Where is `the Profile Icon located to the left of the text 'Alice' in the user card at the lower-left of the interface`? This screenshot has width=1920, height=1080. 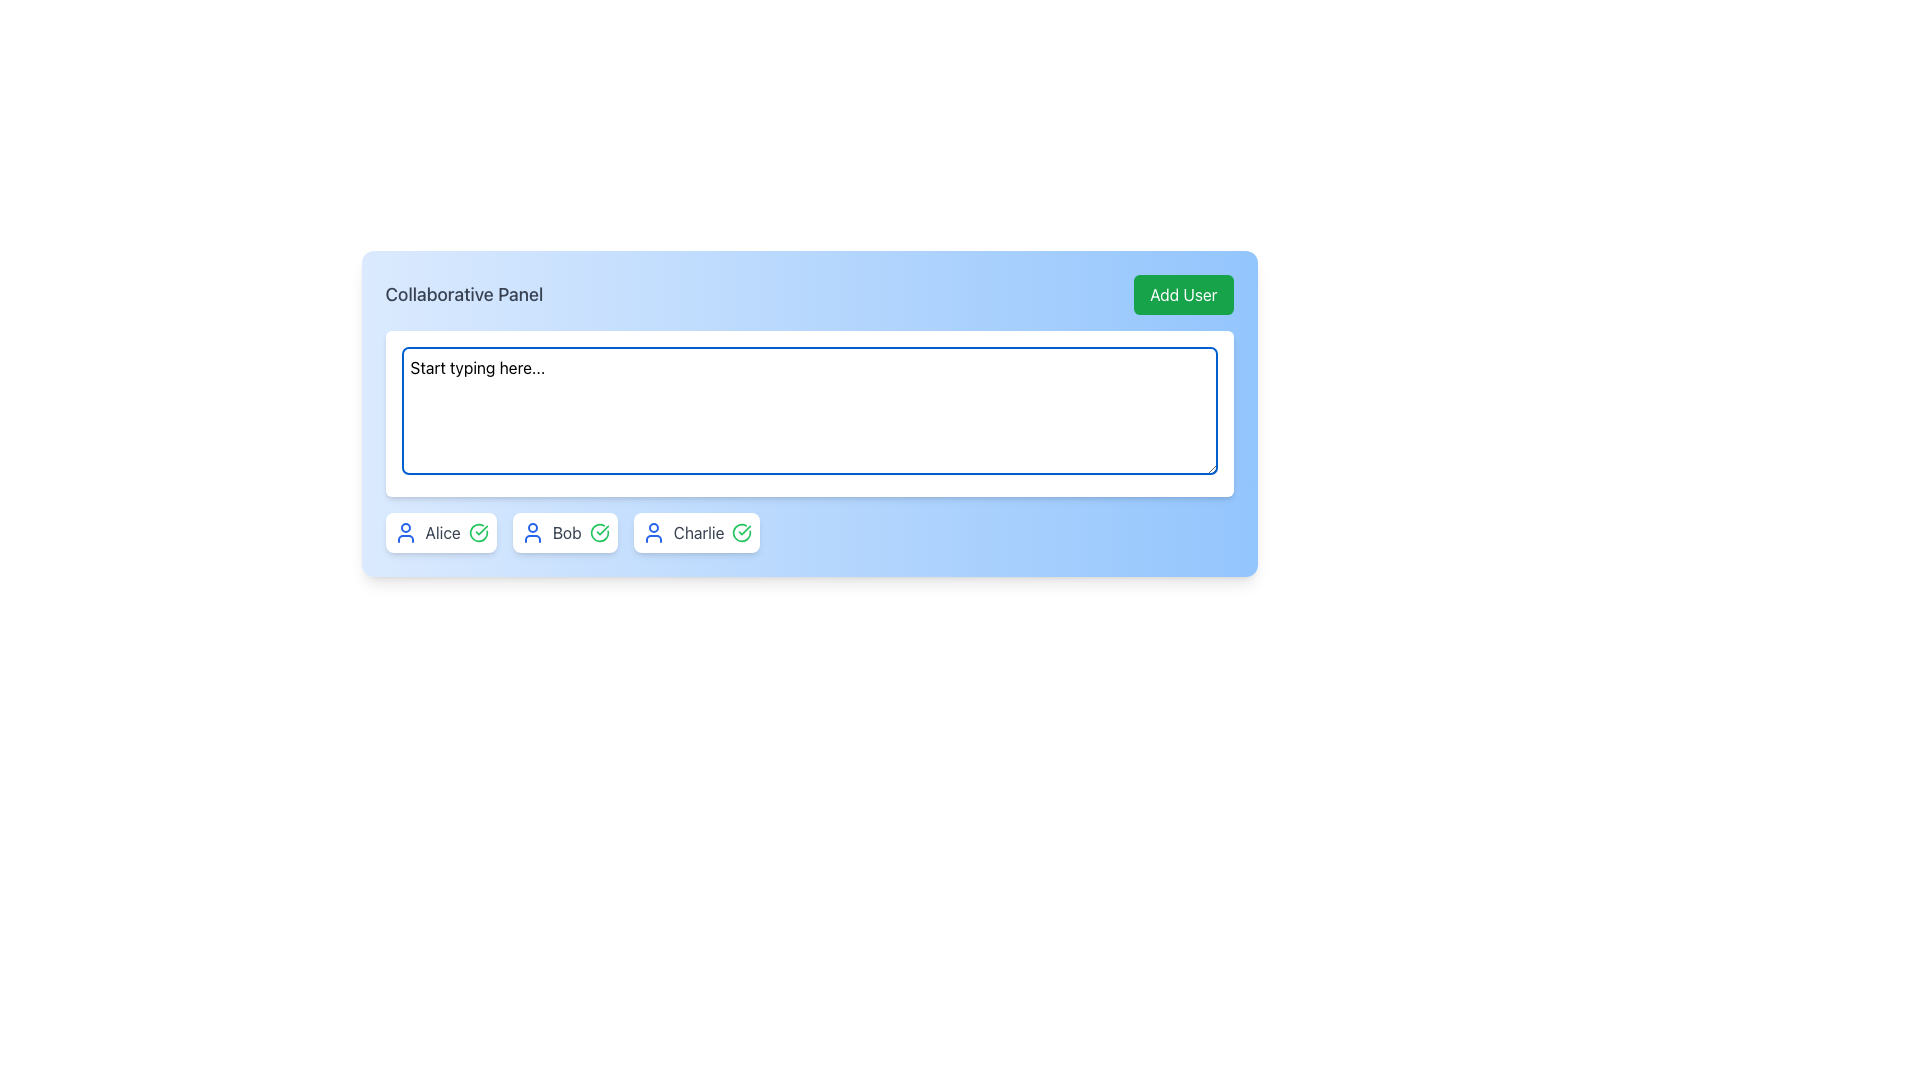 the Profile Icon located to the left of the text 'Alice' in the user card at the lower-left of the interface is located at coordinates (404, 531).